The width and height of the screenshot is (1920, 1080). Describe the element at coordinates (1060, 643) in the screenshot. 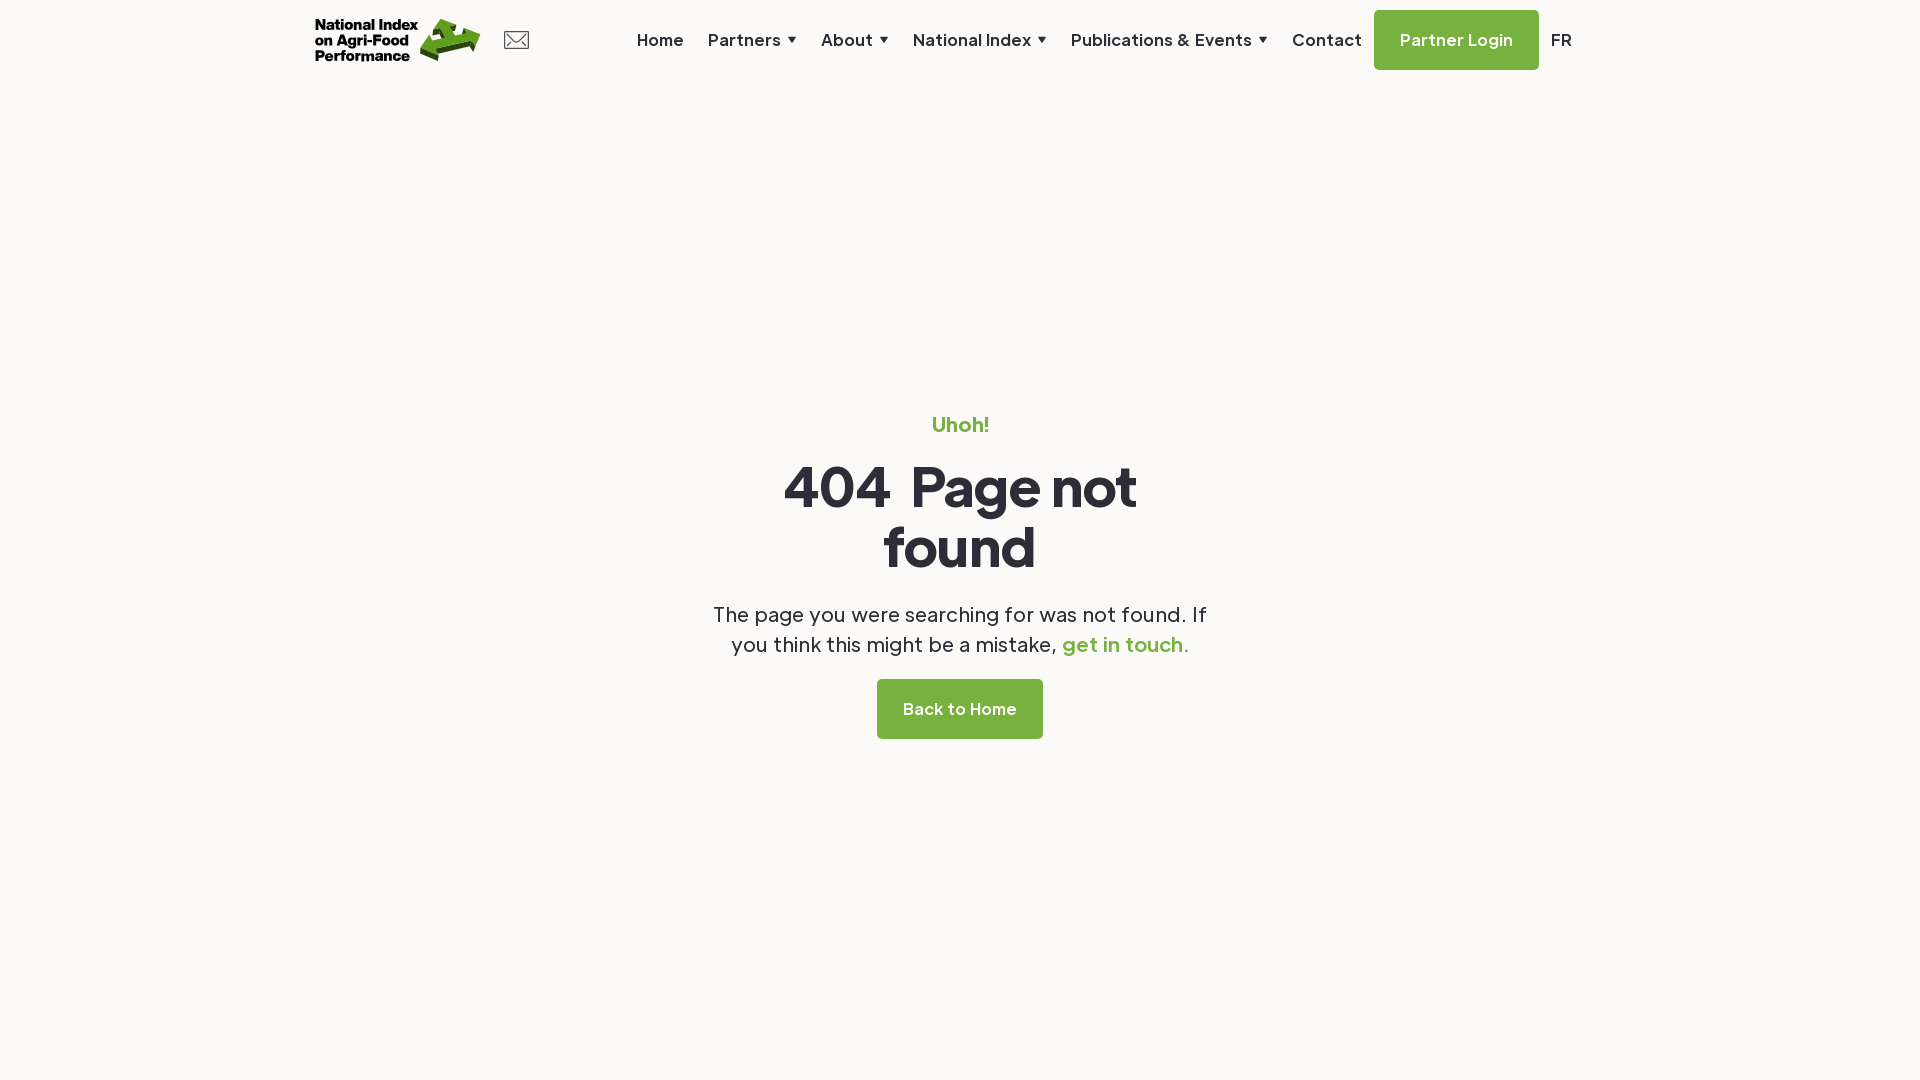

I see `'get in touch.'` at that location.